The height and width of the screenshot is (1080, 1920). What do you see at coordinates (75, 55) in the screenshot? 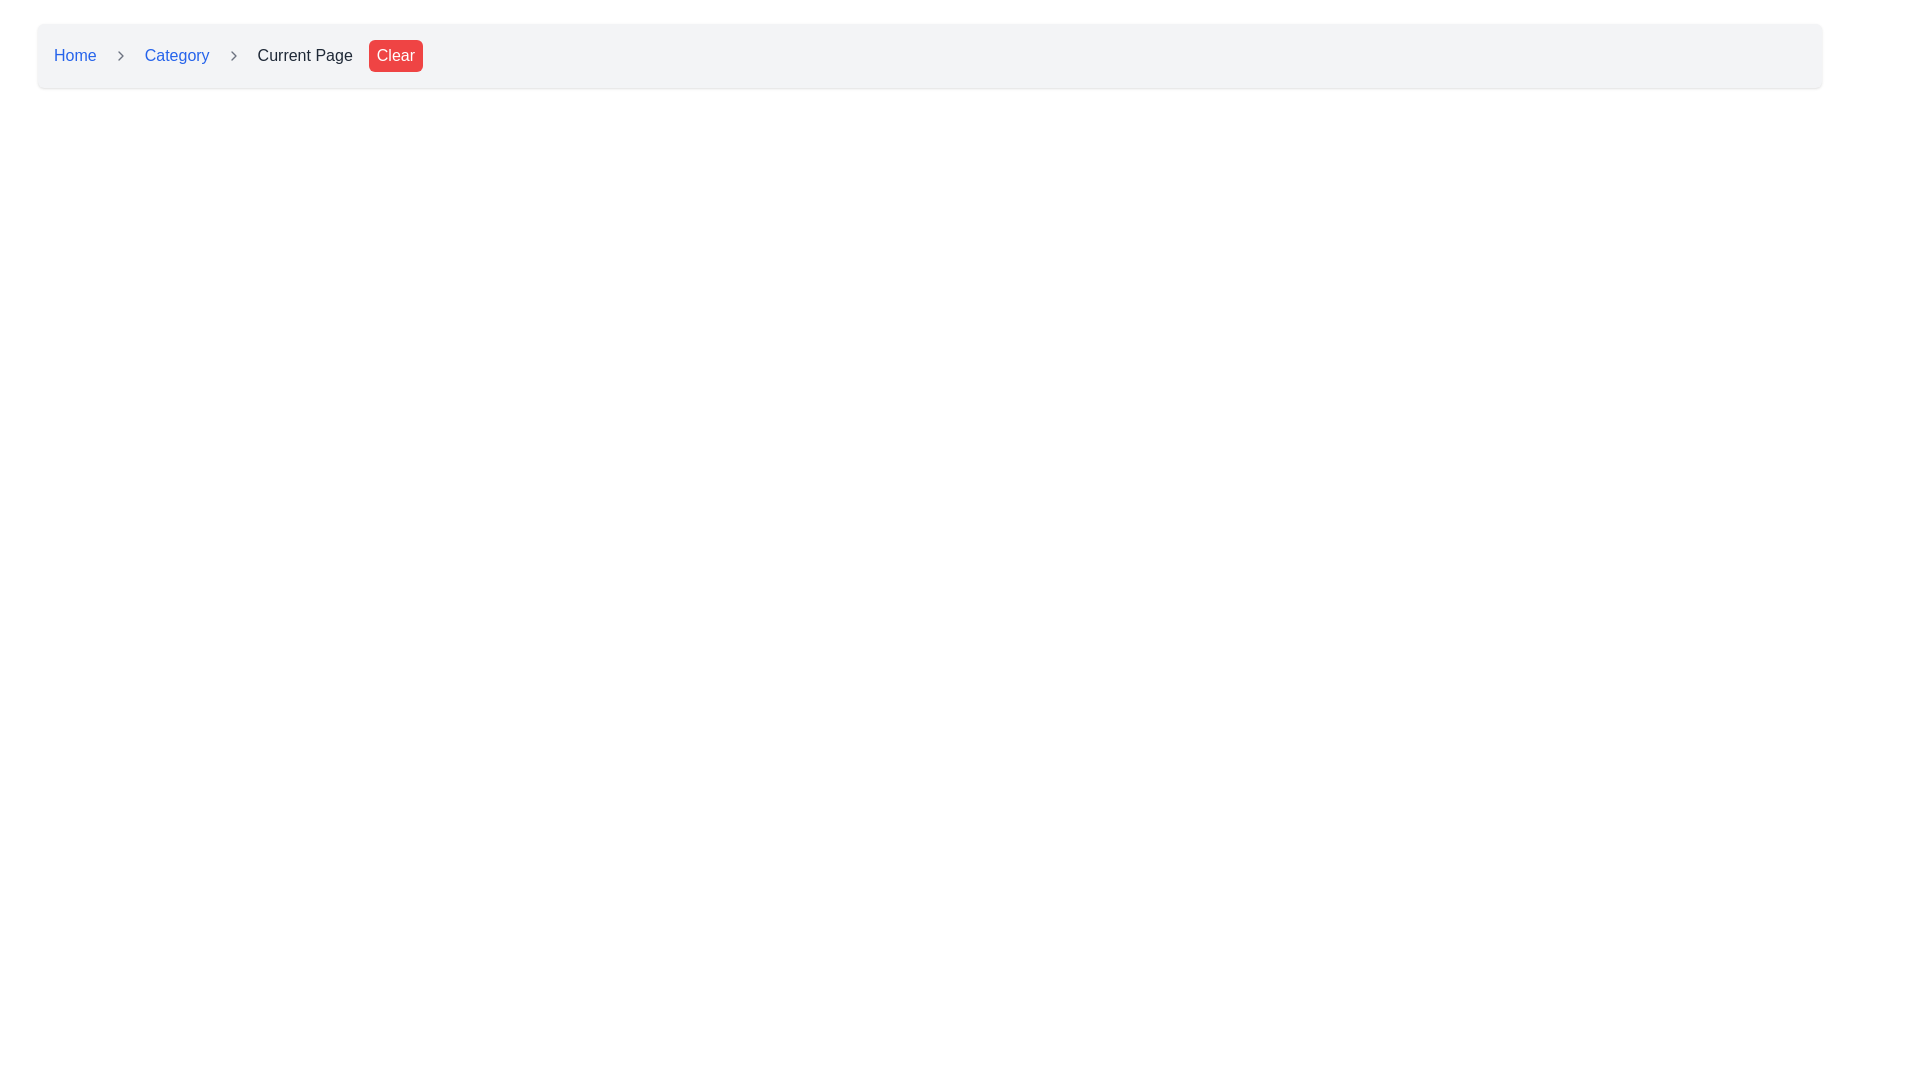
I see `the homepage navigation link located at the top-left section of the breadcrumb navigation bar` at bounding box center [75, 55].